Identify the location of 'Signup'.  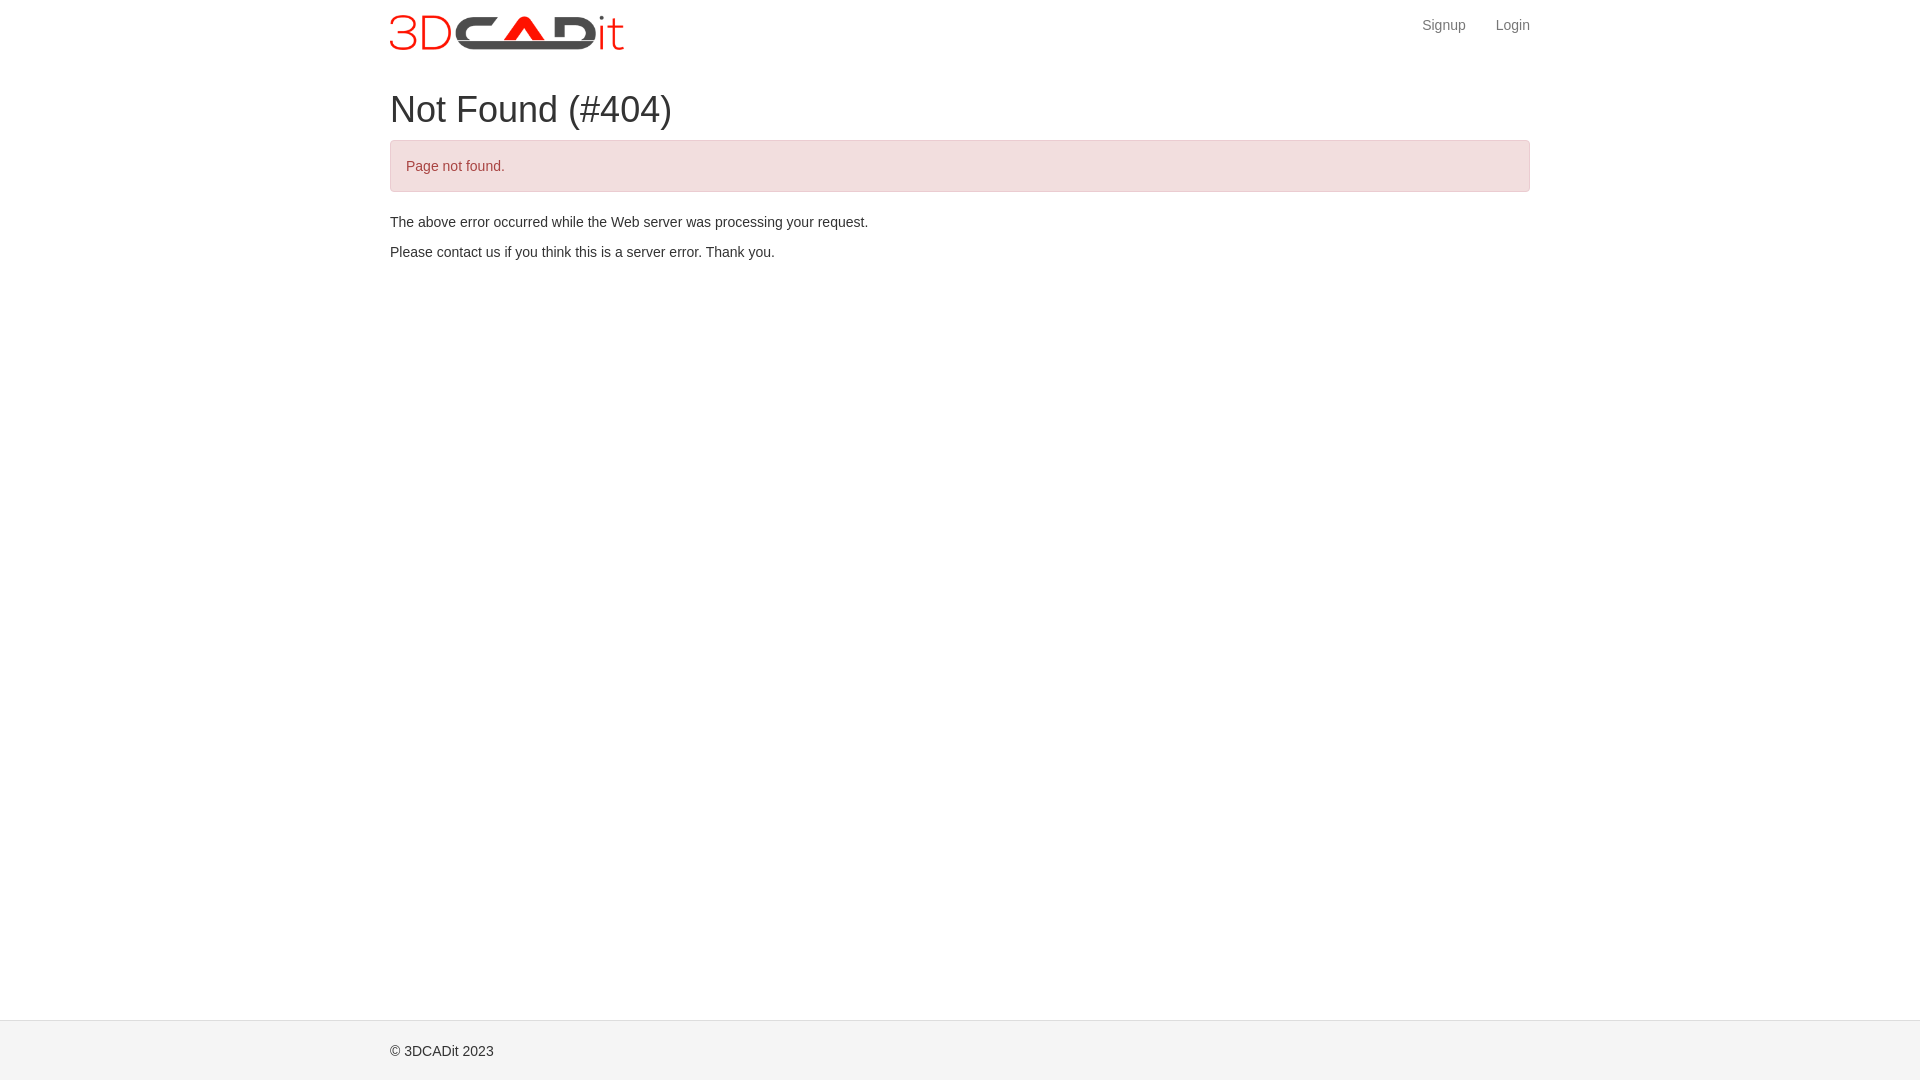
(1444, 24).